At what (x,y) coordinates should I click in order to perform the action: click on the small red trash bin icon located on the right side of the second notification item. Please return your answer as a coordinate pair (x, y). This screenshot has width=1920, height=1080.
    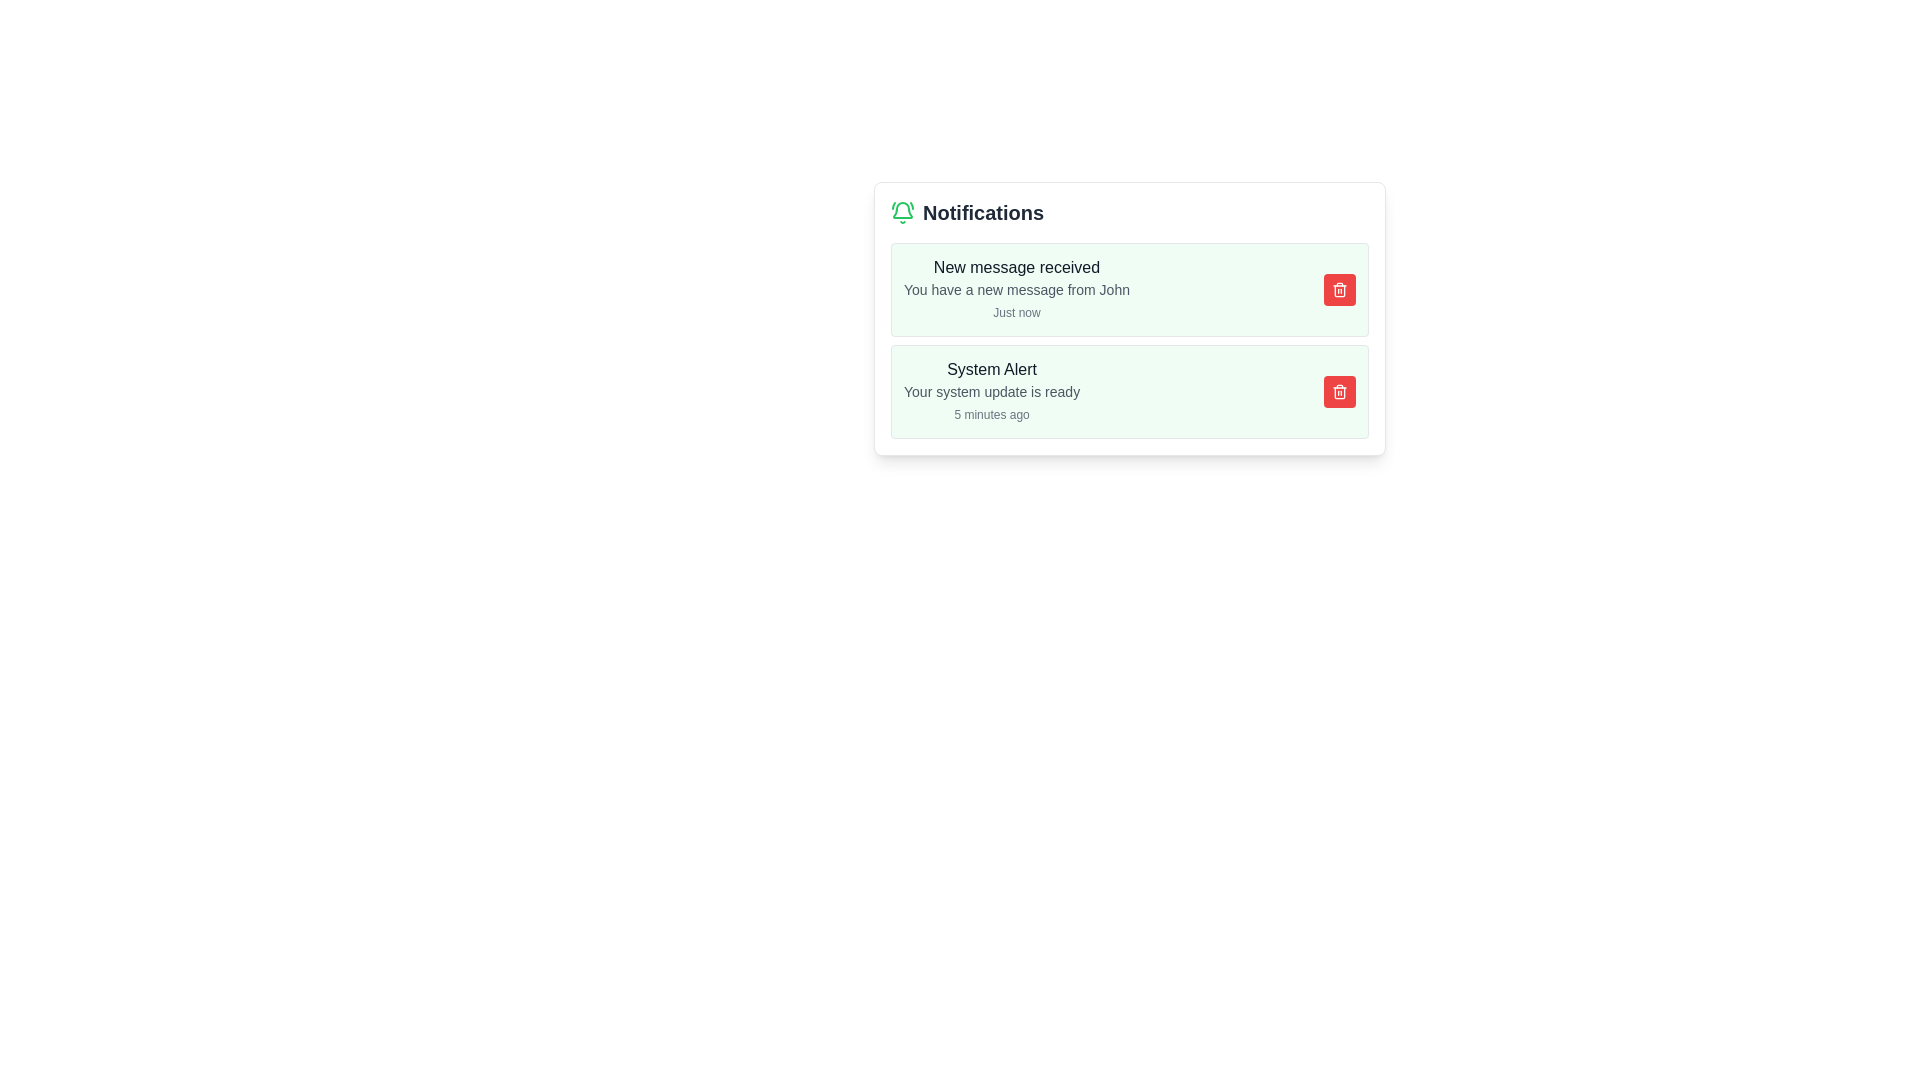
    Looking at the image, I should click on (1339, 289).